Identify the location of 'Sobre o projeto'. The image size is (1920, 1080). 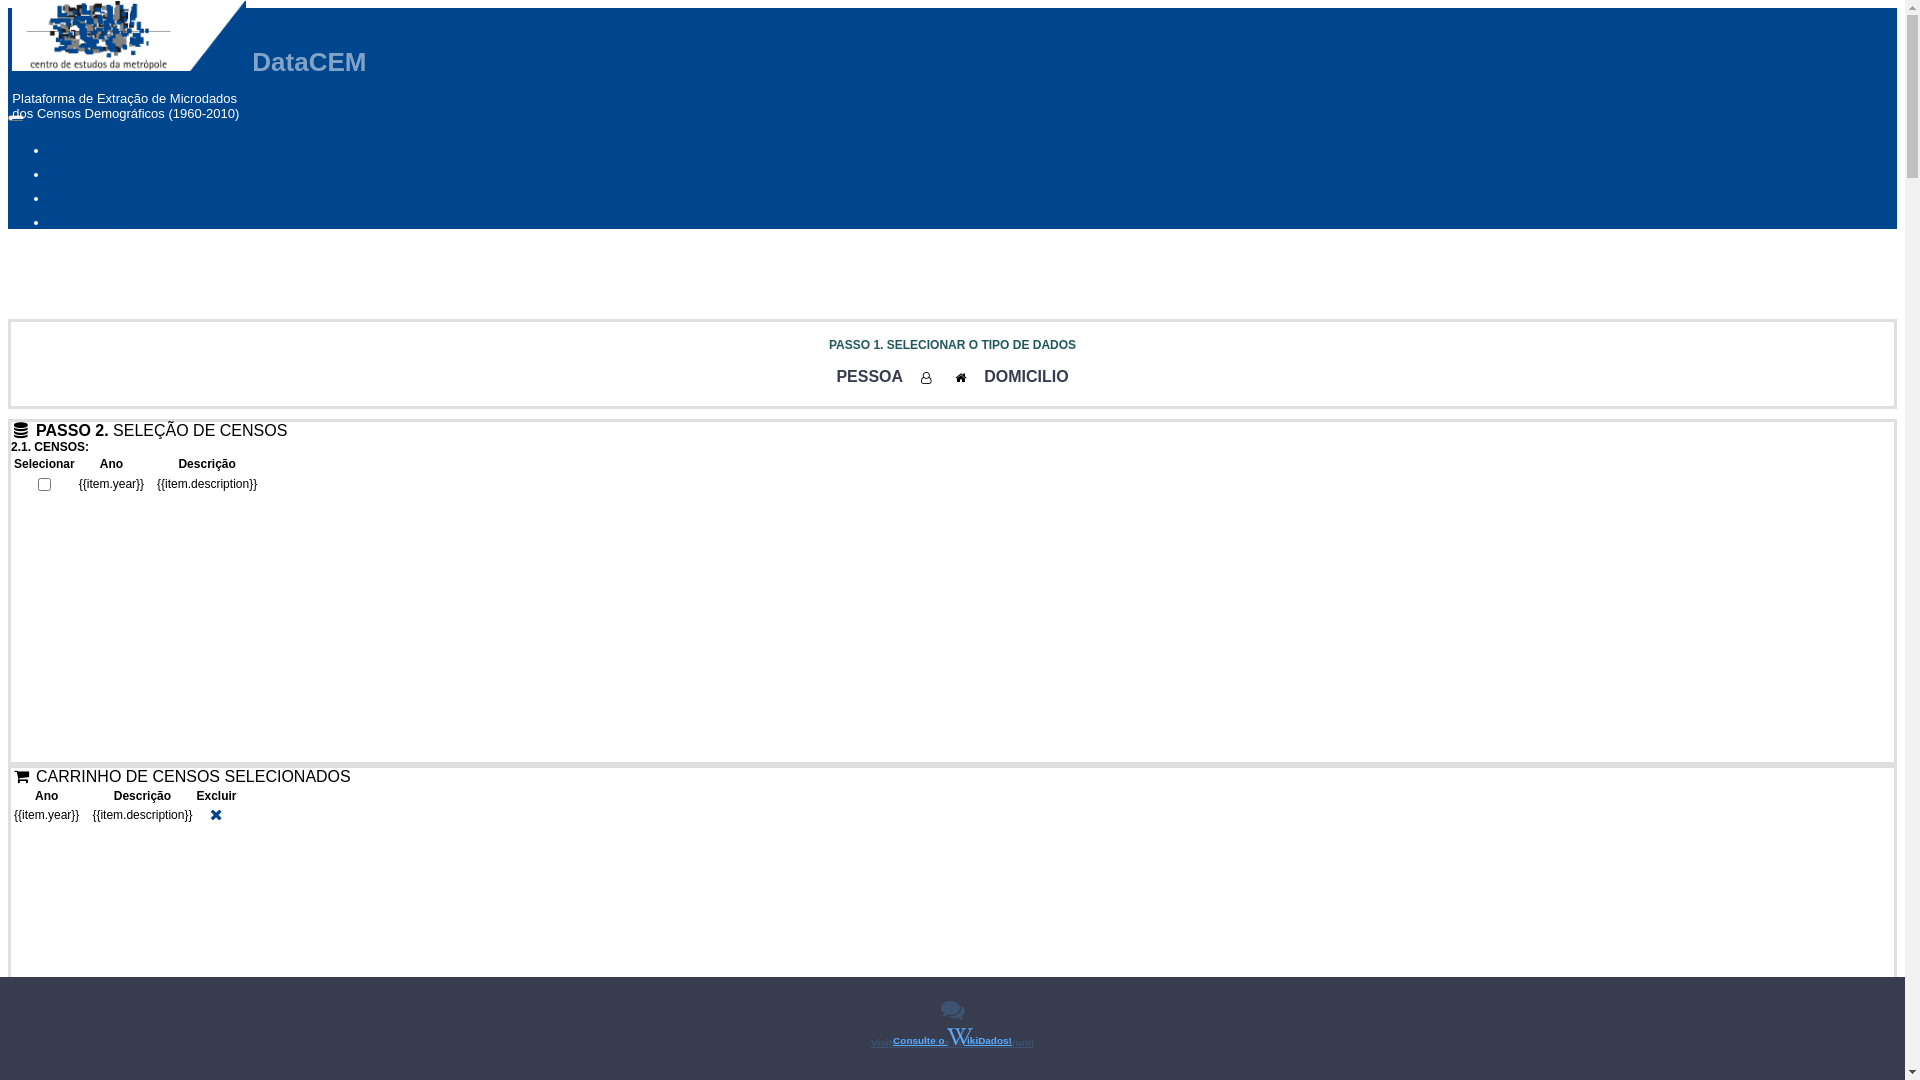
(99, 222).